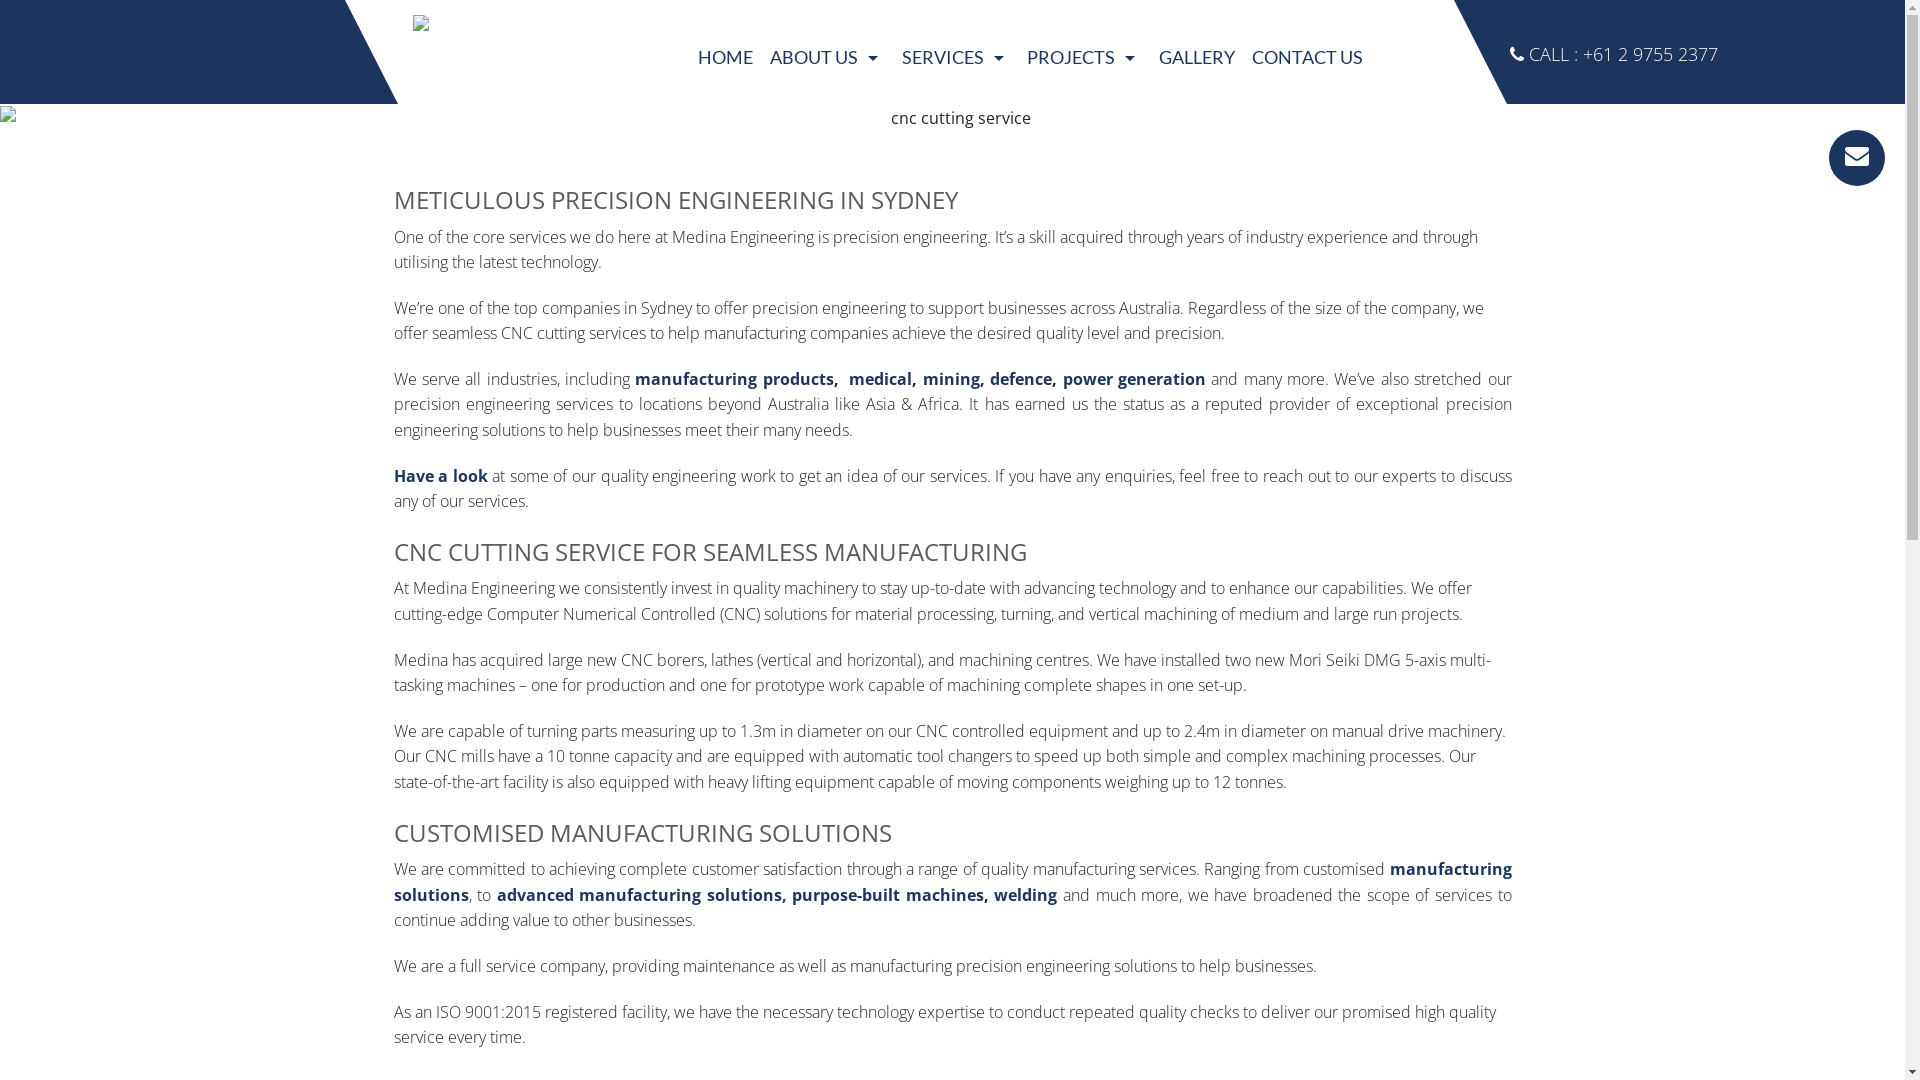  I want to click on 'ABOUT US', so click(828, 56).